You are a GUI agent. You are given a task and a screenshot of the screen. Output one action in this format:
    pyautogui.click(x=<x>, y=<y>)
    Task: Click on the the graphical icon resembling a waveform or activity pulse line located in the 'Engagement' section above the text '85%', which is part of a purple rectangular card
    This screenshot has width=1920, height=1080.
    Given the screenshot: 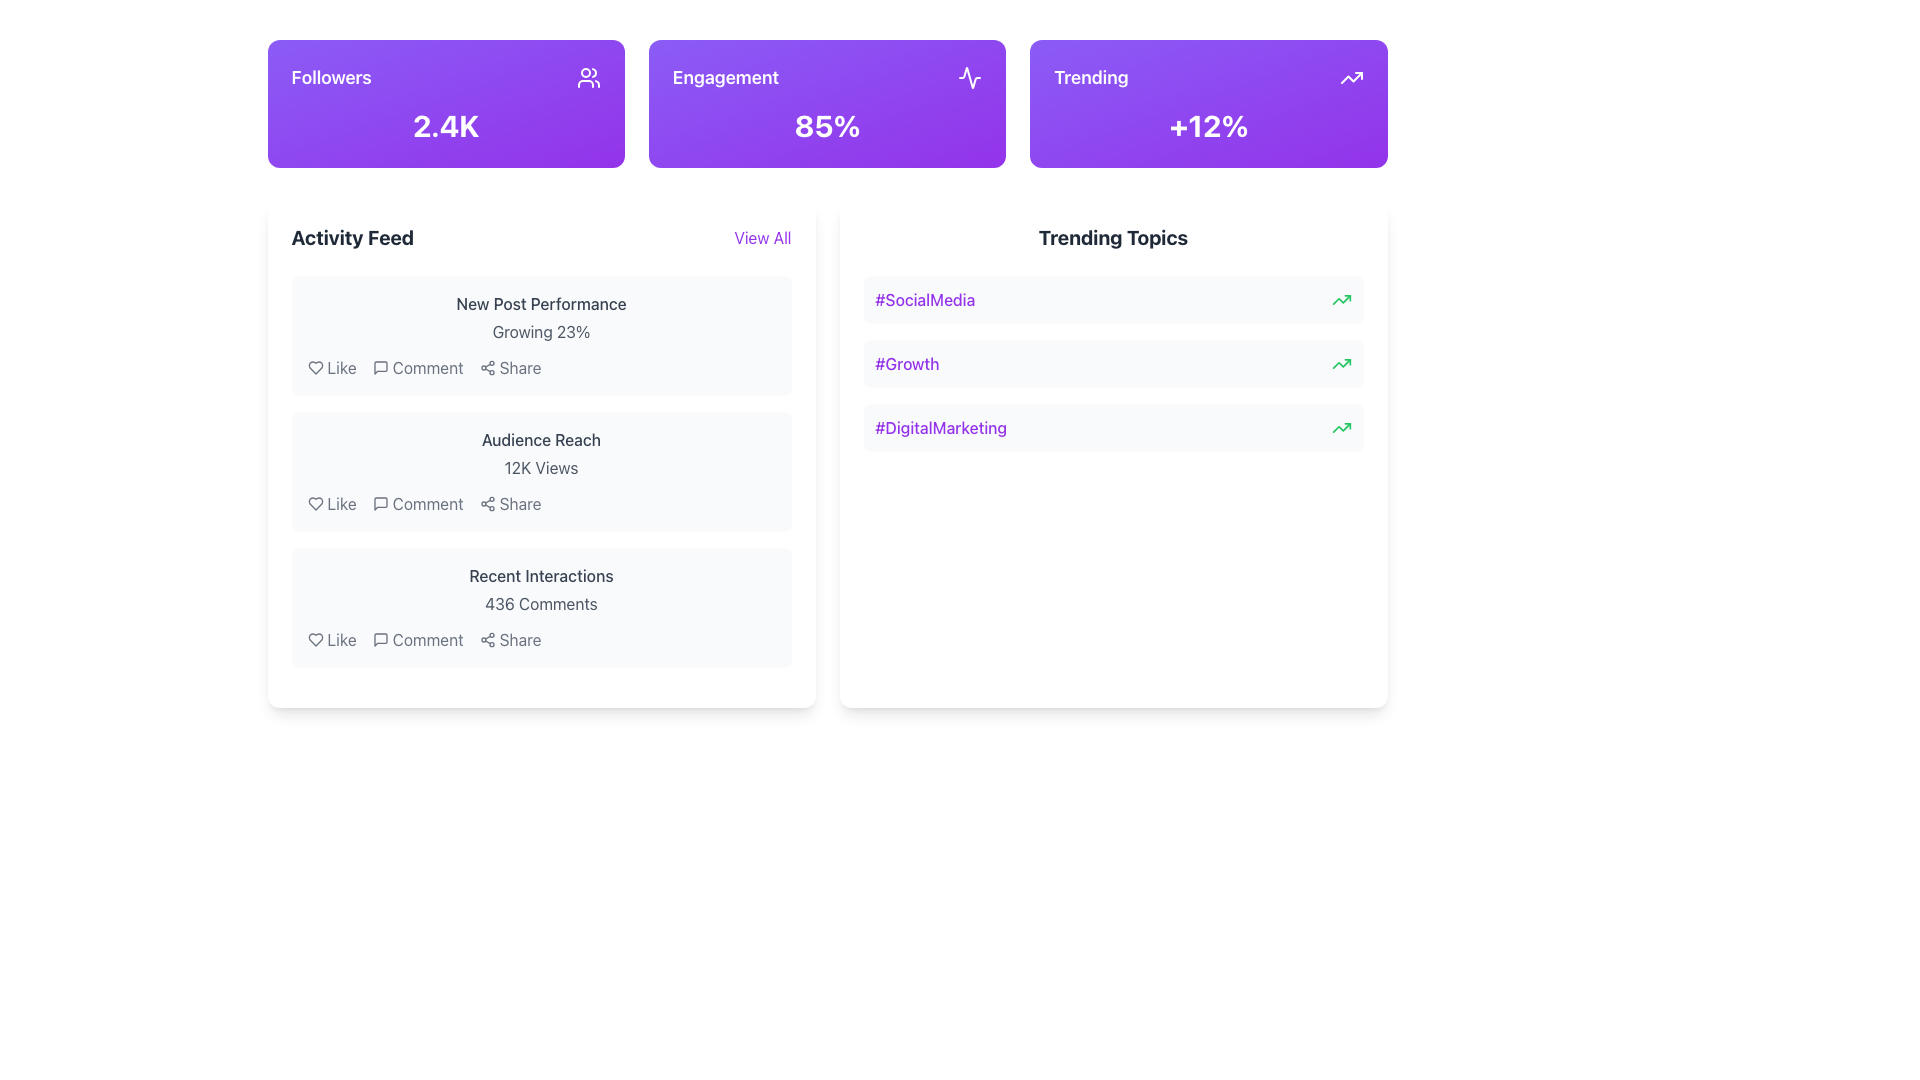 What is the action you would take?
    pyautogui.click(x=970, y=76)
    